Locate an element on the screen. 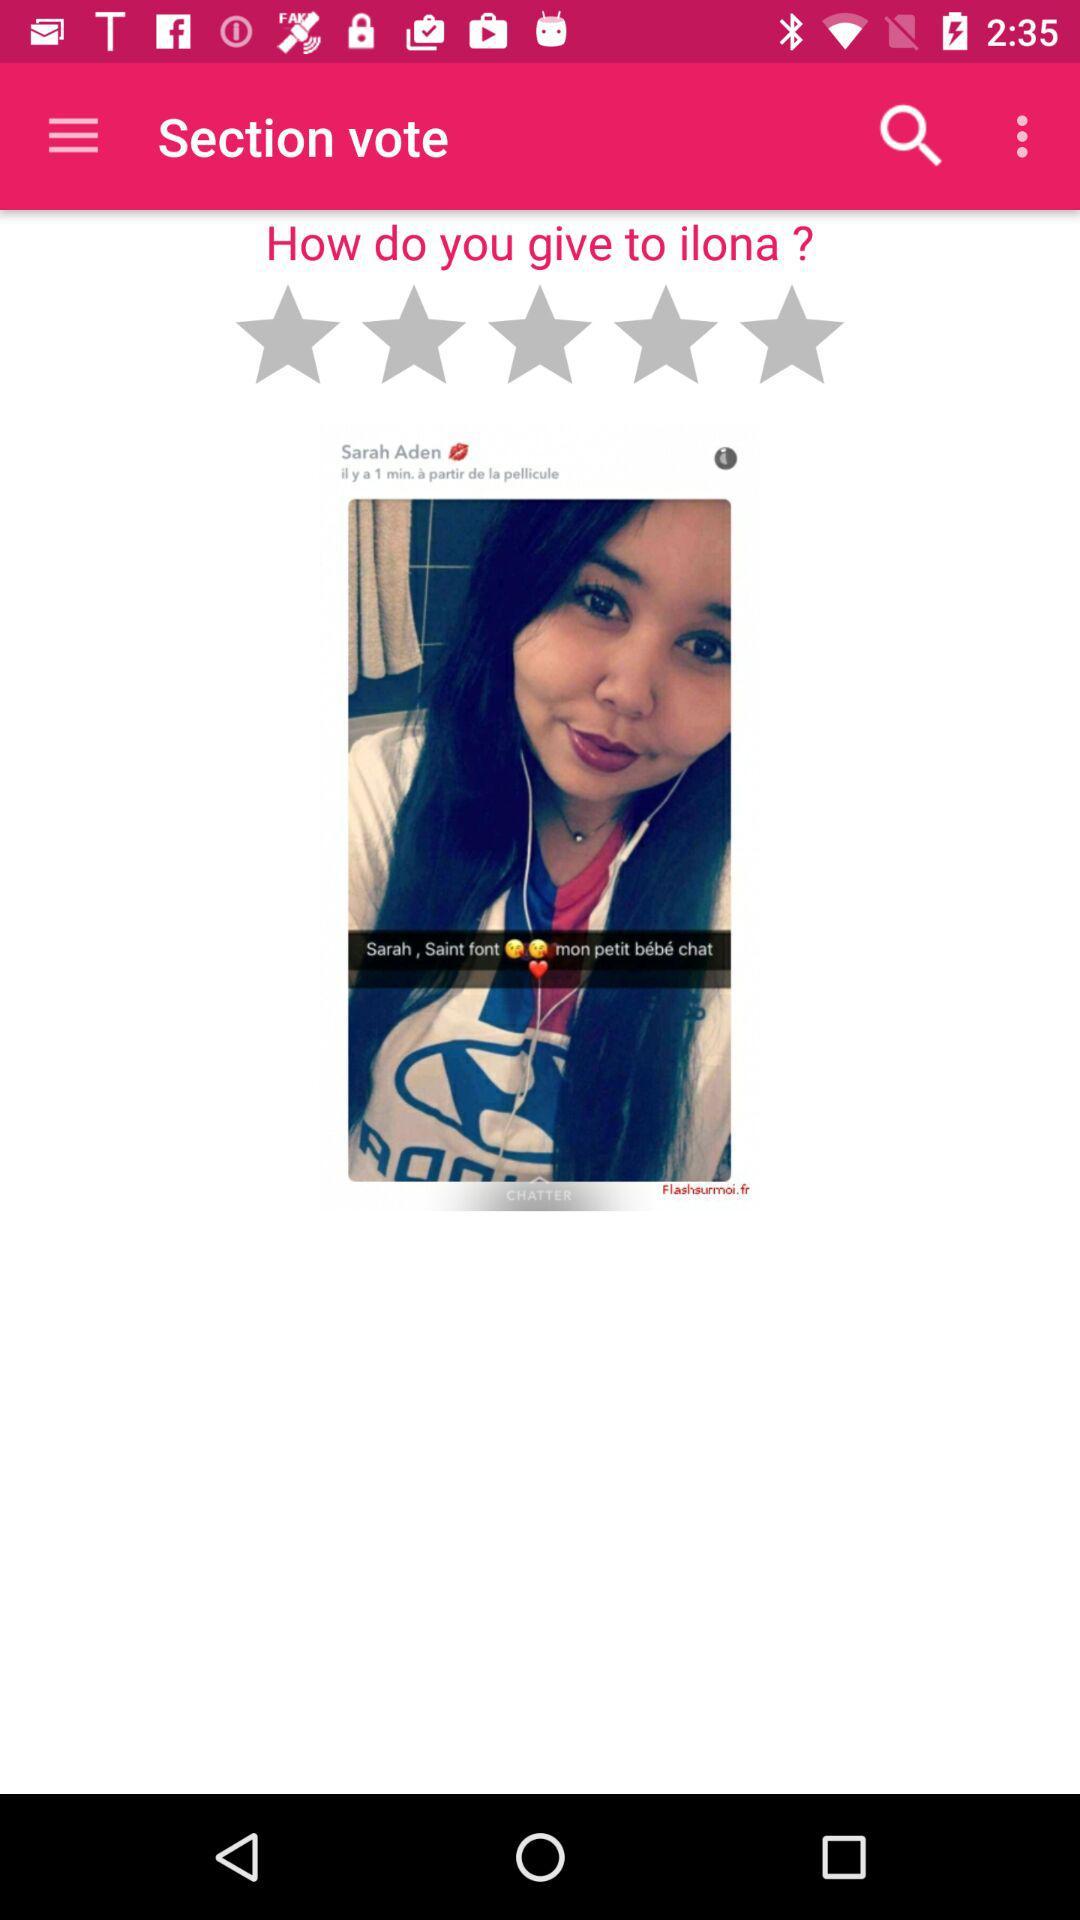 Image resolution: width=1080 pixels, height=1920 pixels. the item to the right of the how do you is located at coordinates (911, 135).